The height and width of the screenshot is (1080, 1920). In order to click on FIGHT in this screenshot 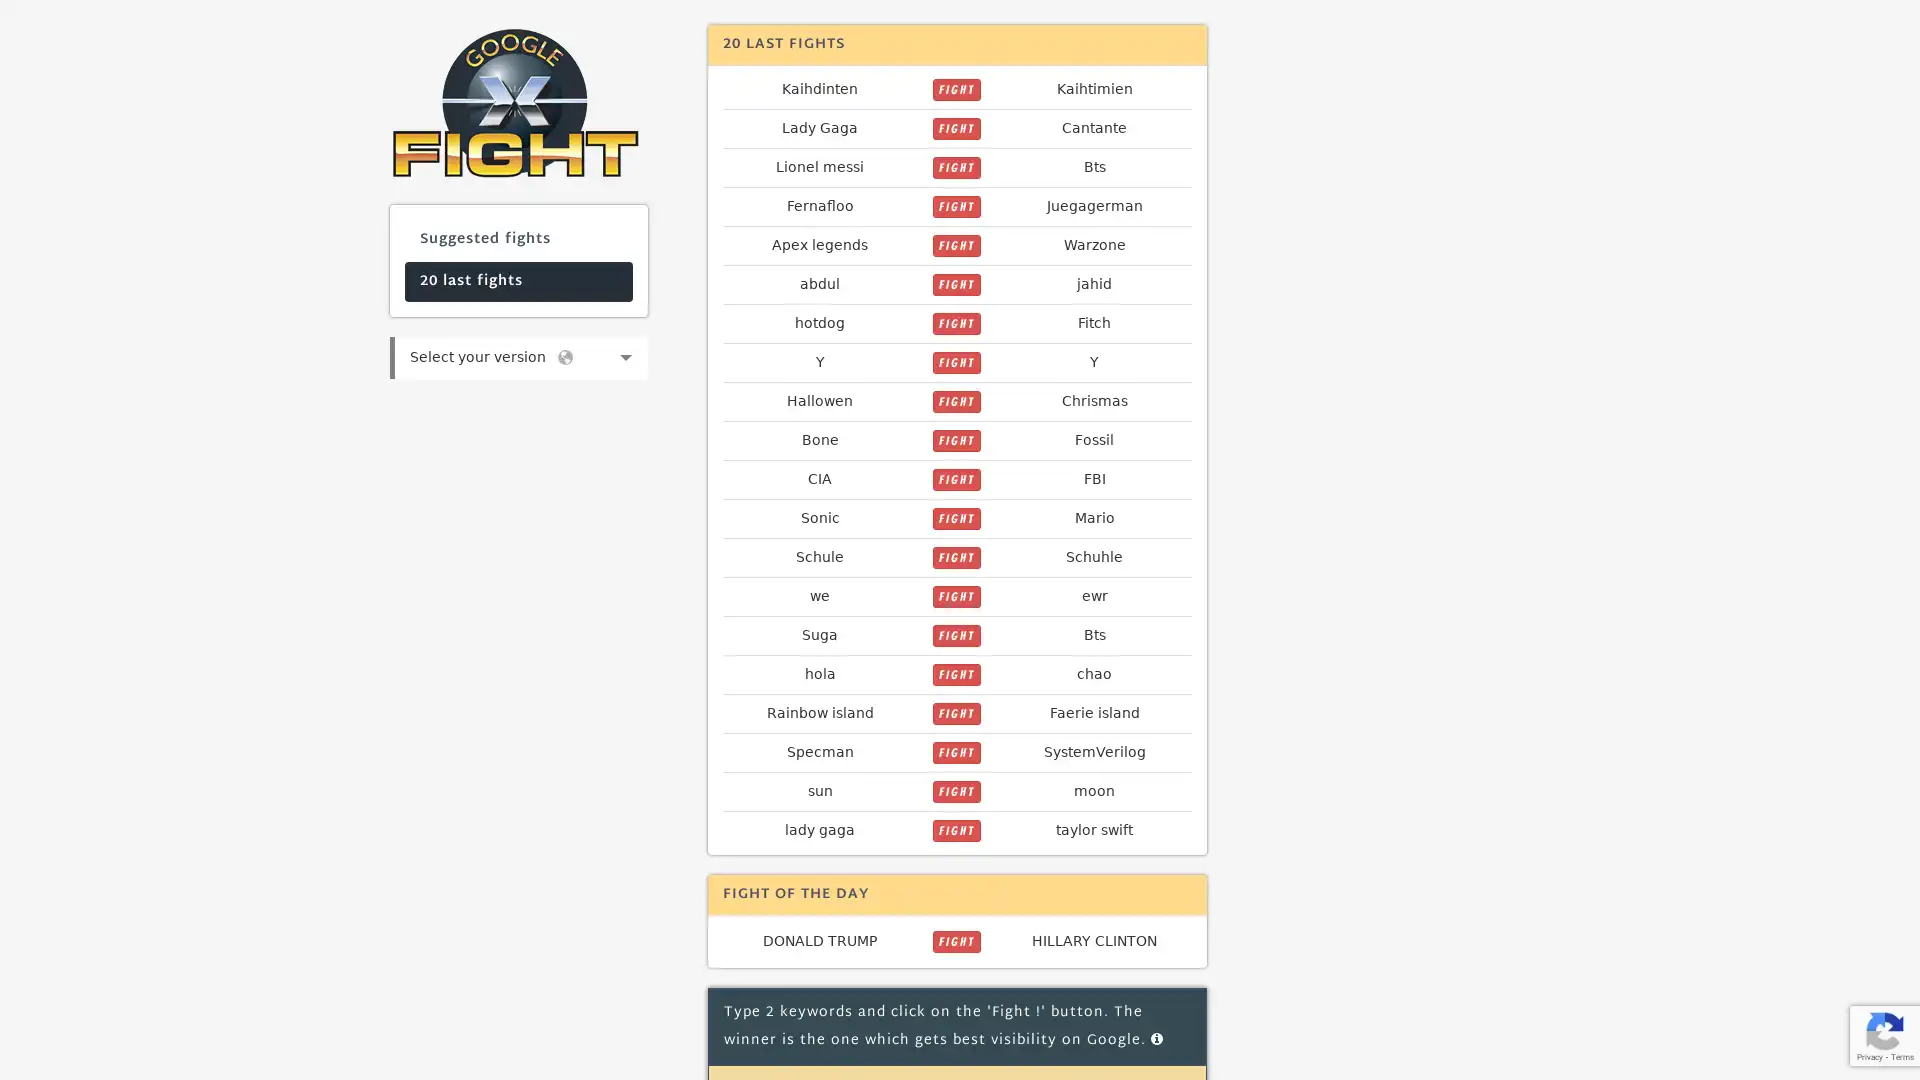, I will do `click(955, 167)`.